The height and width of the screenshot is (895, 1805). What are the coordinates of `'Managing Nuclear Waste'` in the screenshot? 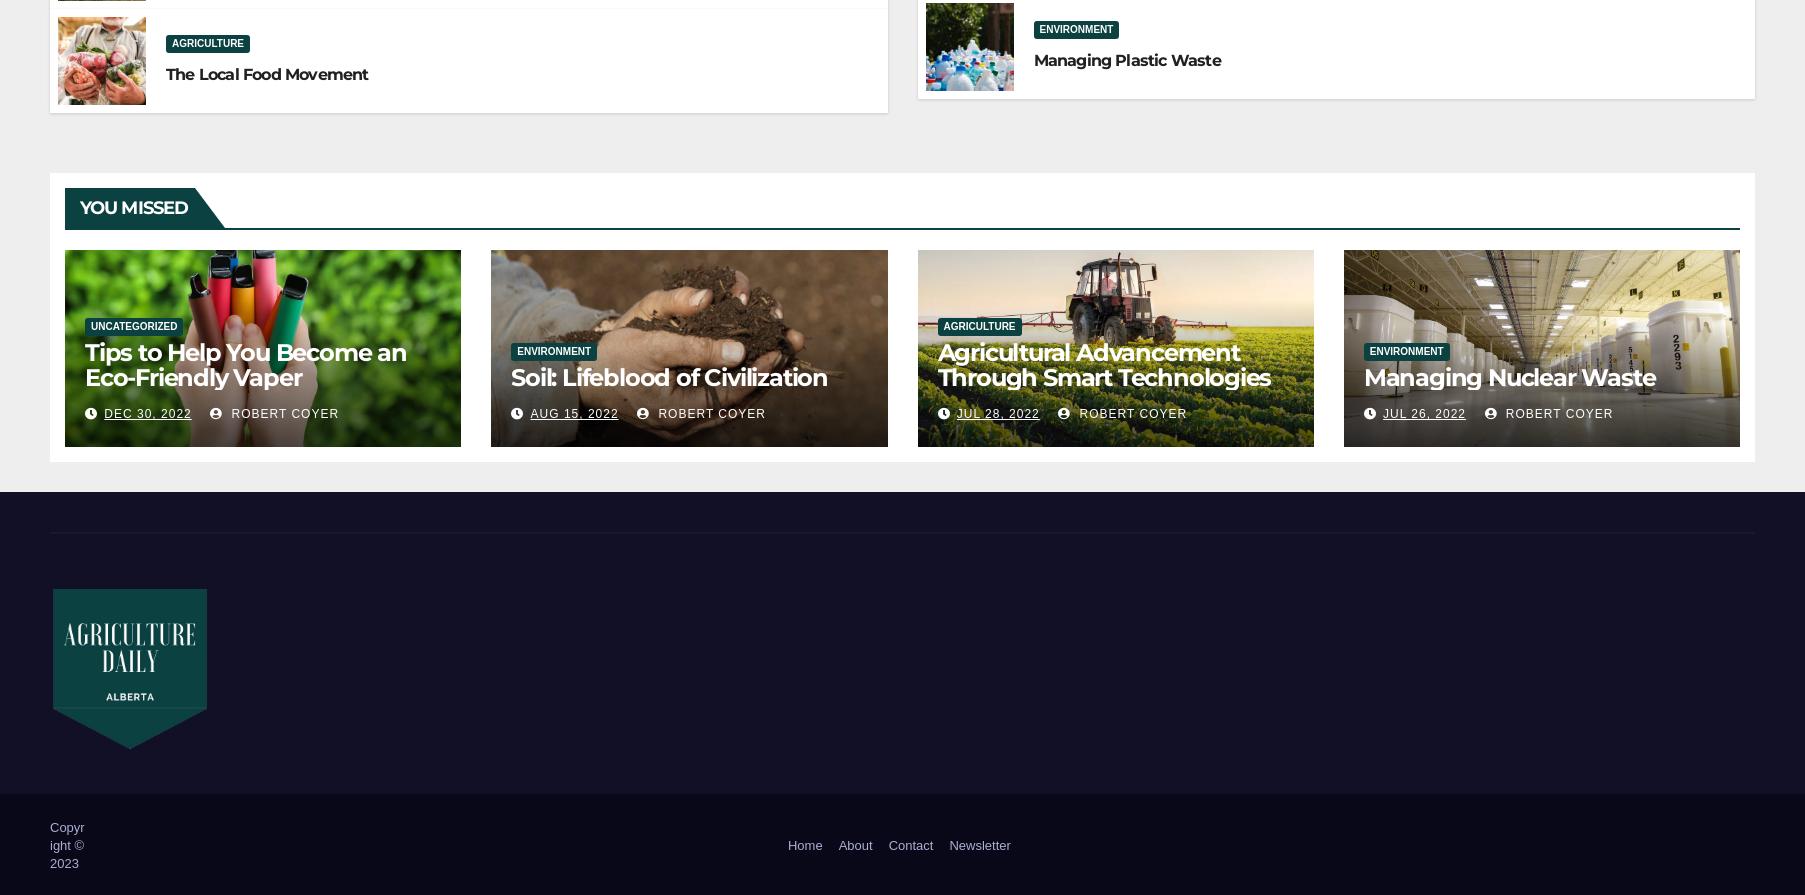 It's located at (1362, 377).